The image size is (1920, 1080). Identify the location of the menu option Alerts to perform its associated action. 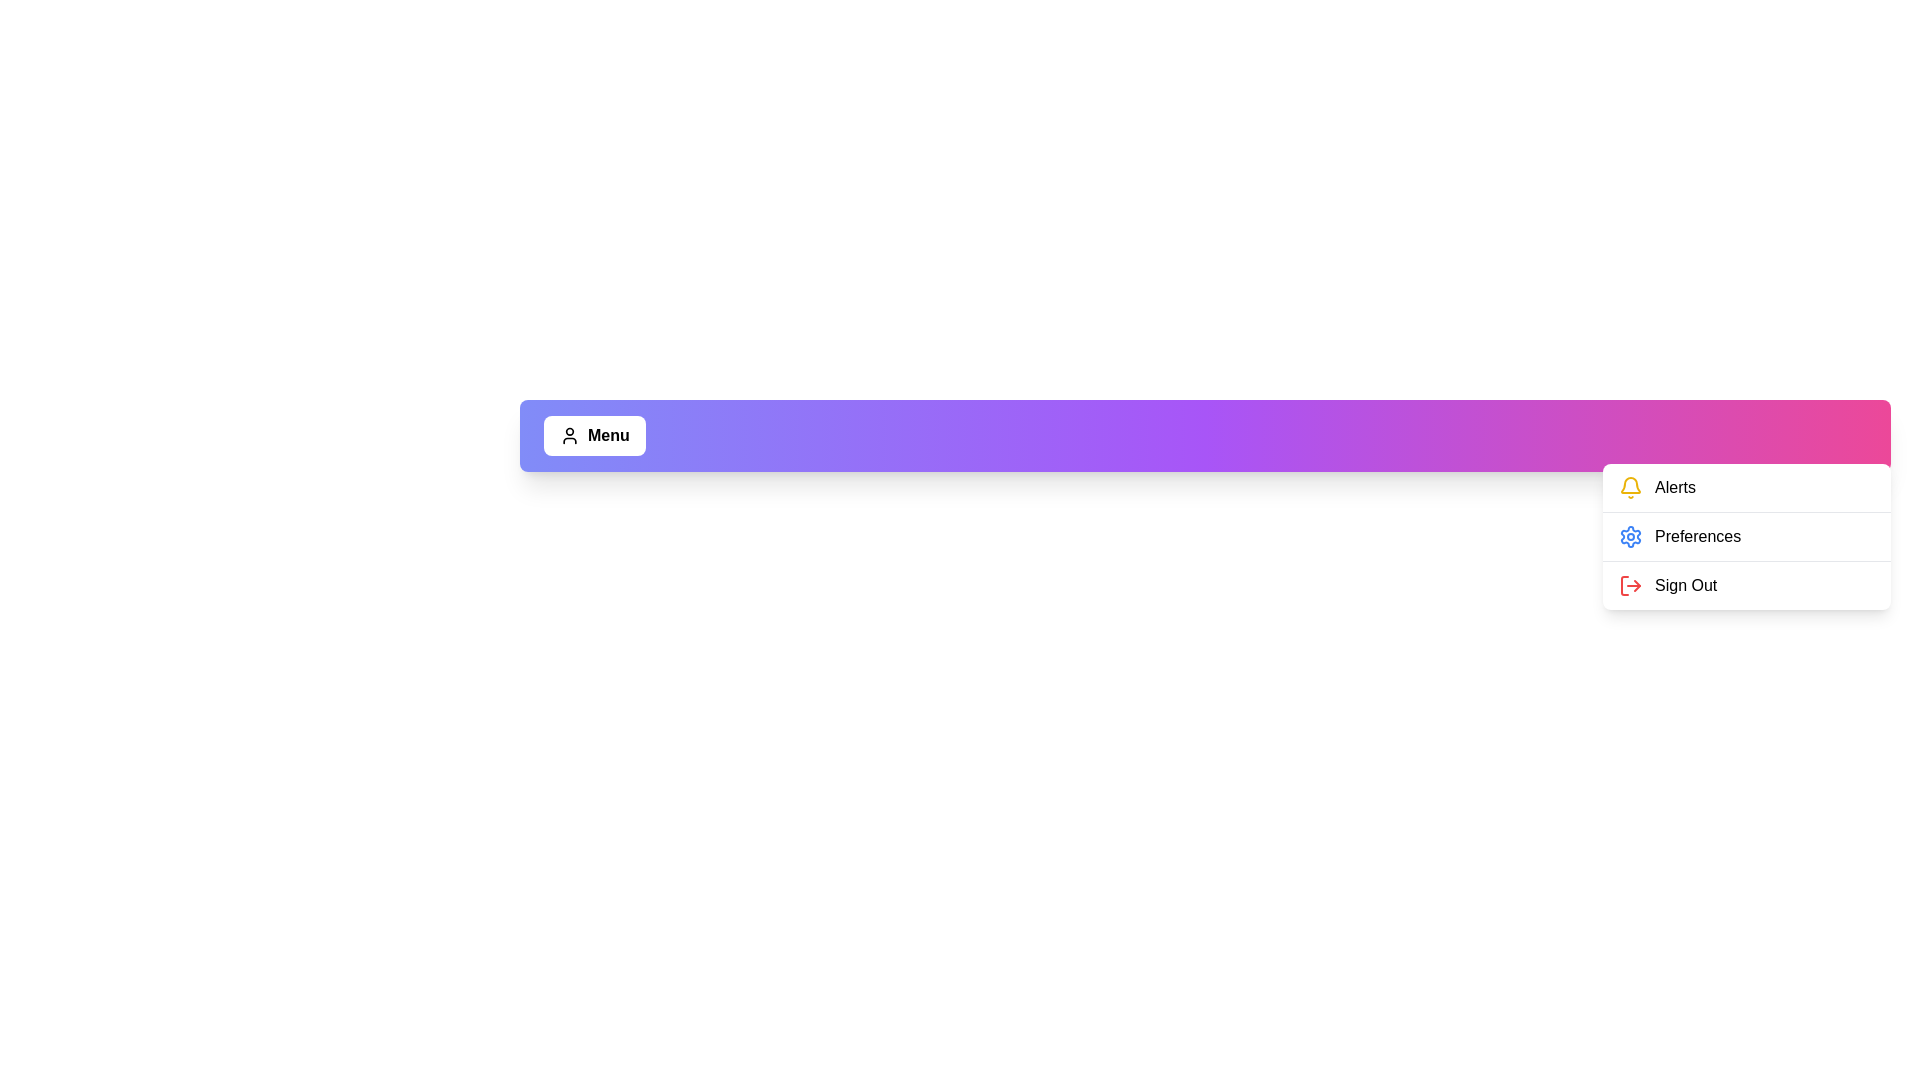
(1625, 488).